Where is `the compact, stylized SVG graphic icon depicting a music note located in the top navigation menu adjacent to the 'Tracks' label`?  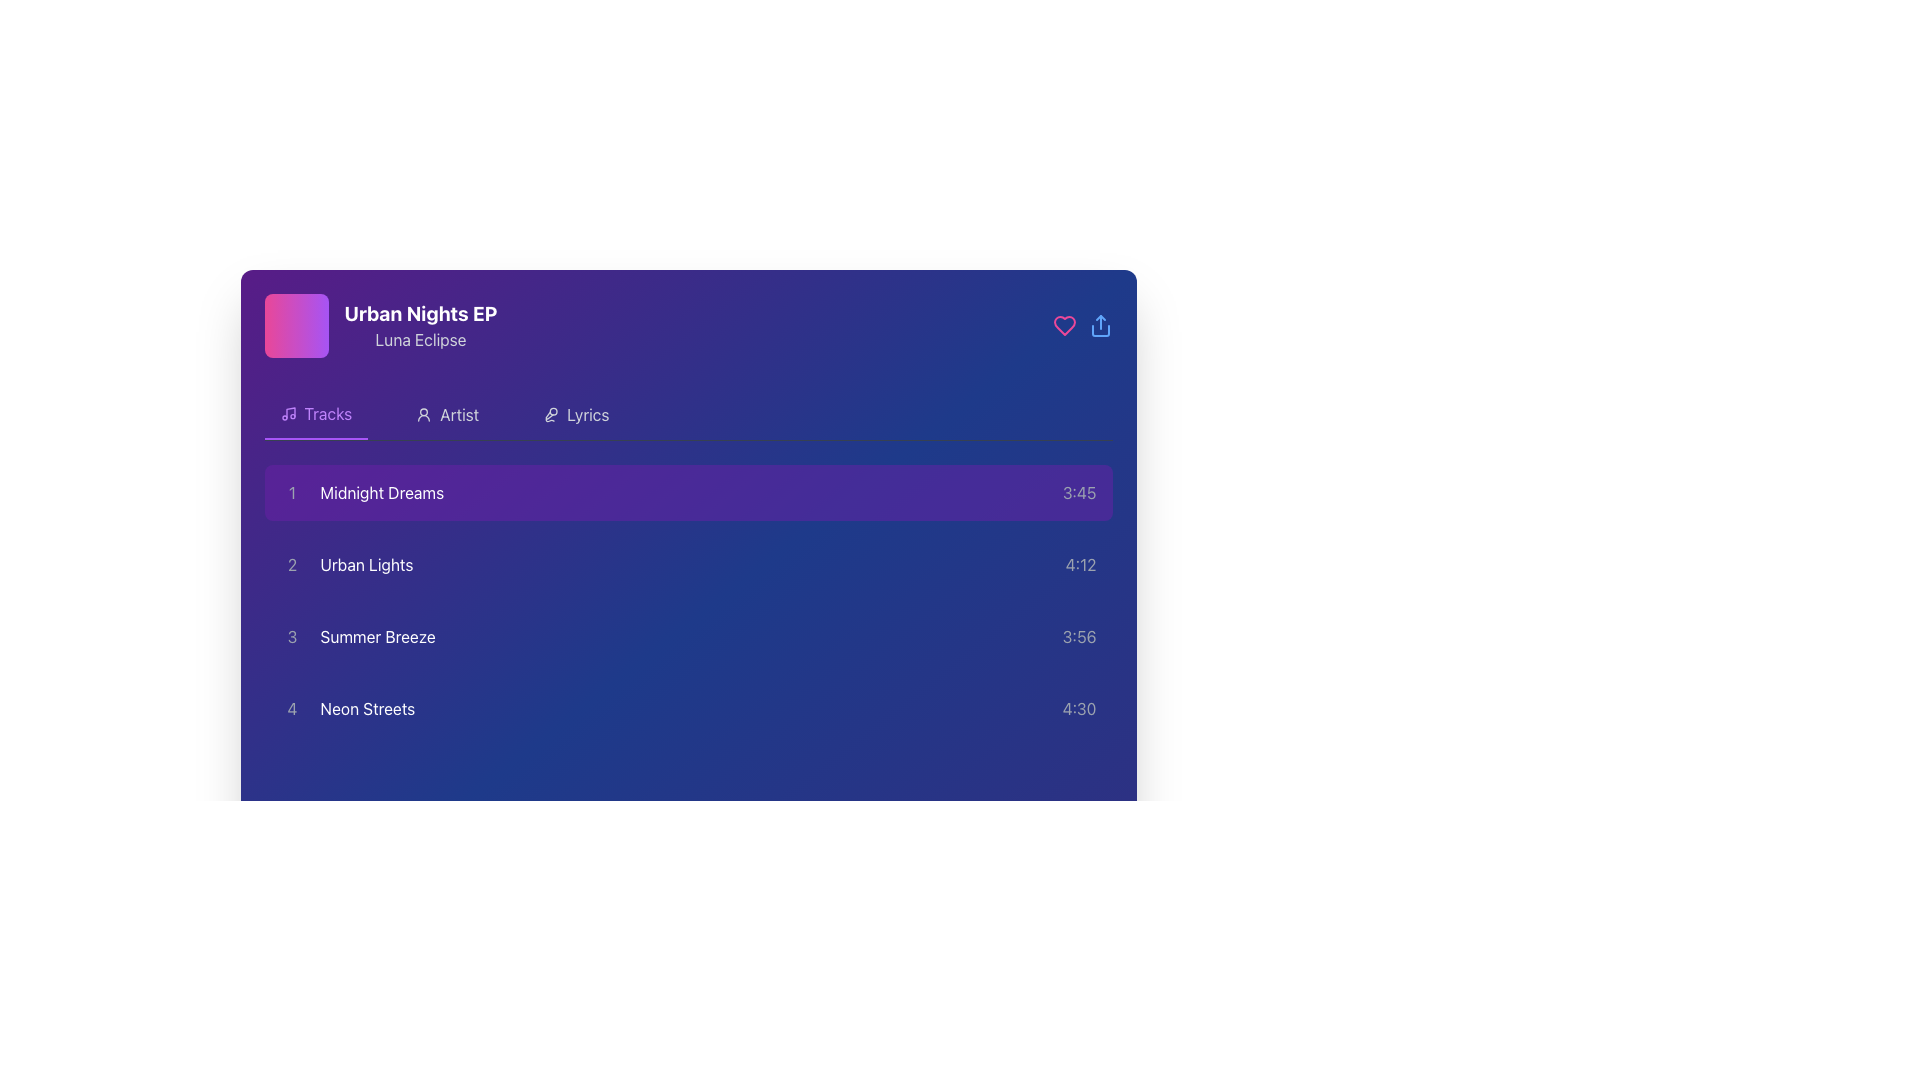
the compact, stylized SVG graphic icon depicting a music note located in the top navigation menu adjacent to the 'Tracks' label is located at coordinates (287, 412).